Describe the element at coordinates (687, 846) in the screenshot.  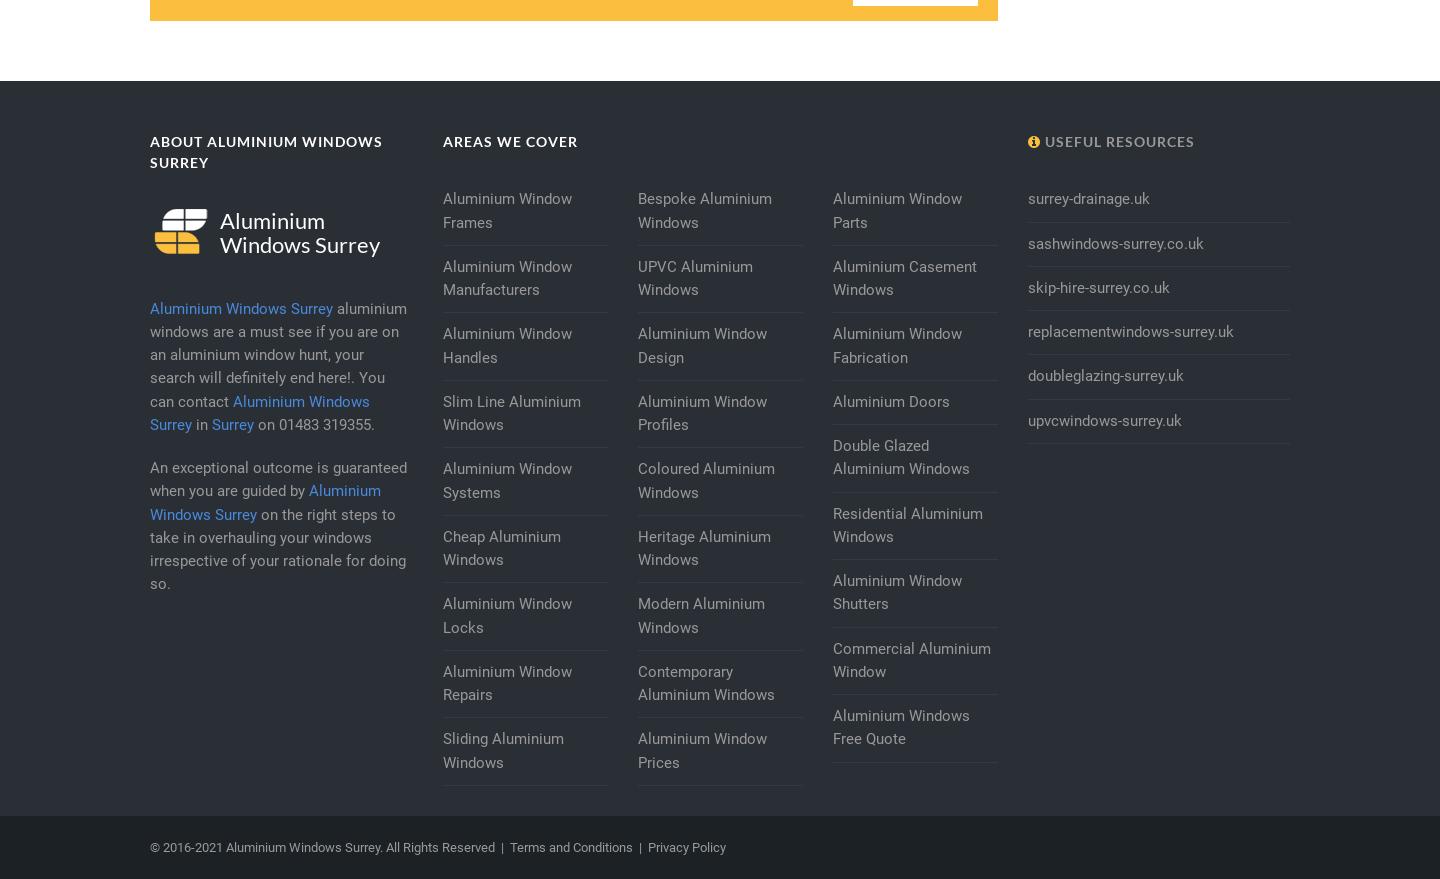
I see `'Privacy Policy'` at that location.